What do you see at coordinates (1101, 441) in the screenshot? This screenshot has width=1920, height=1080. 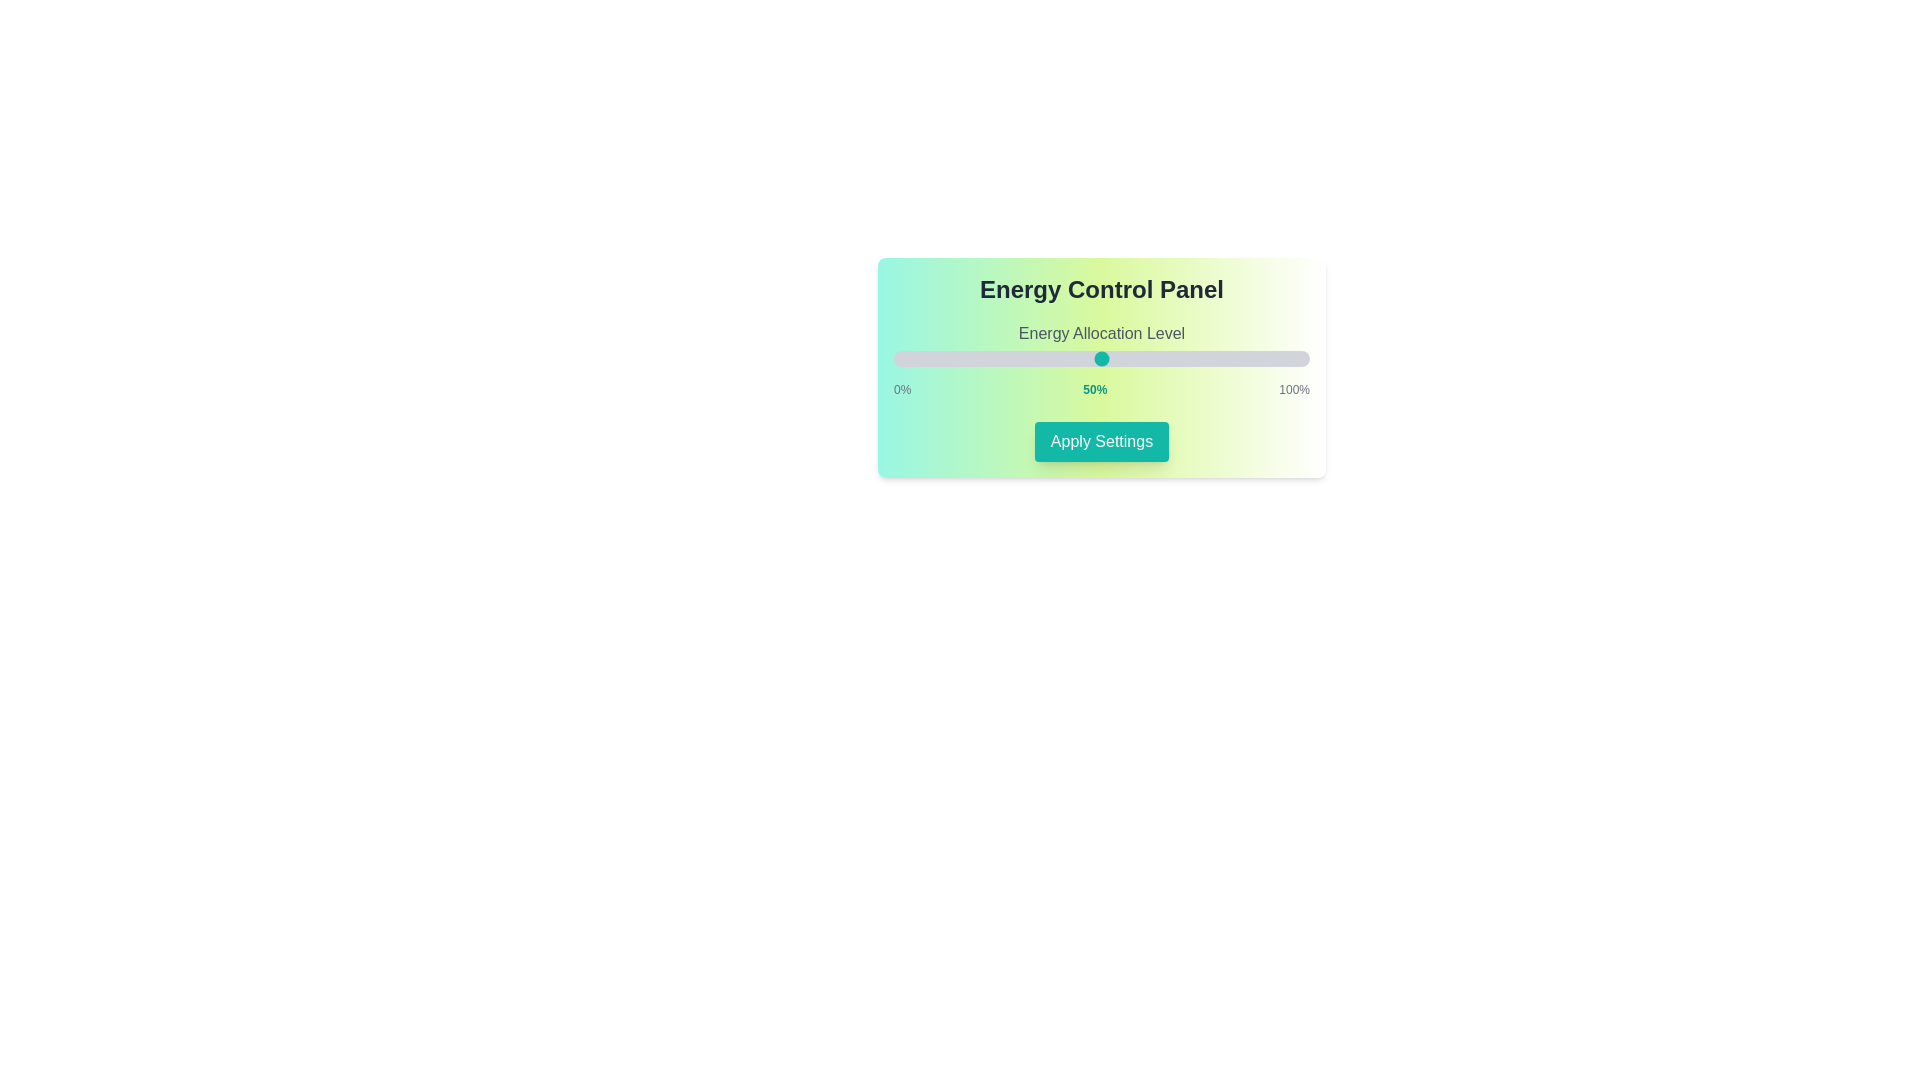 I see `the 'Apply Settings' button` at bounding box center [1101, 441].